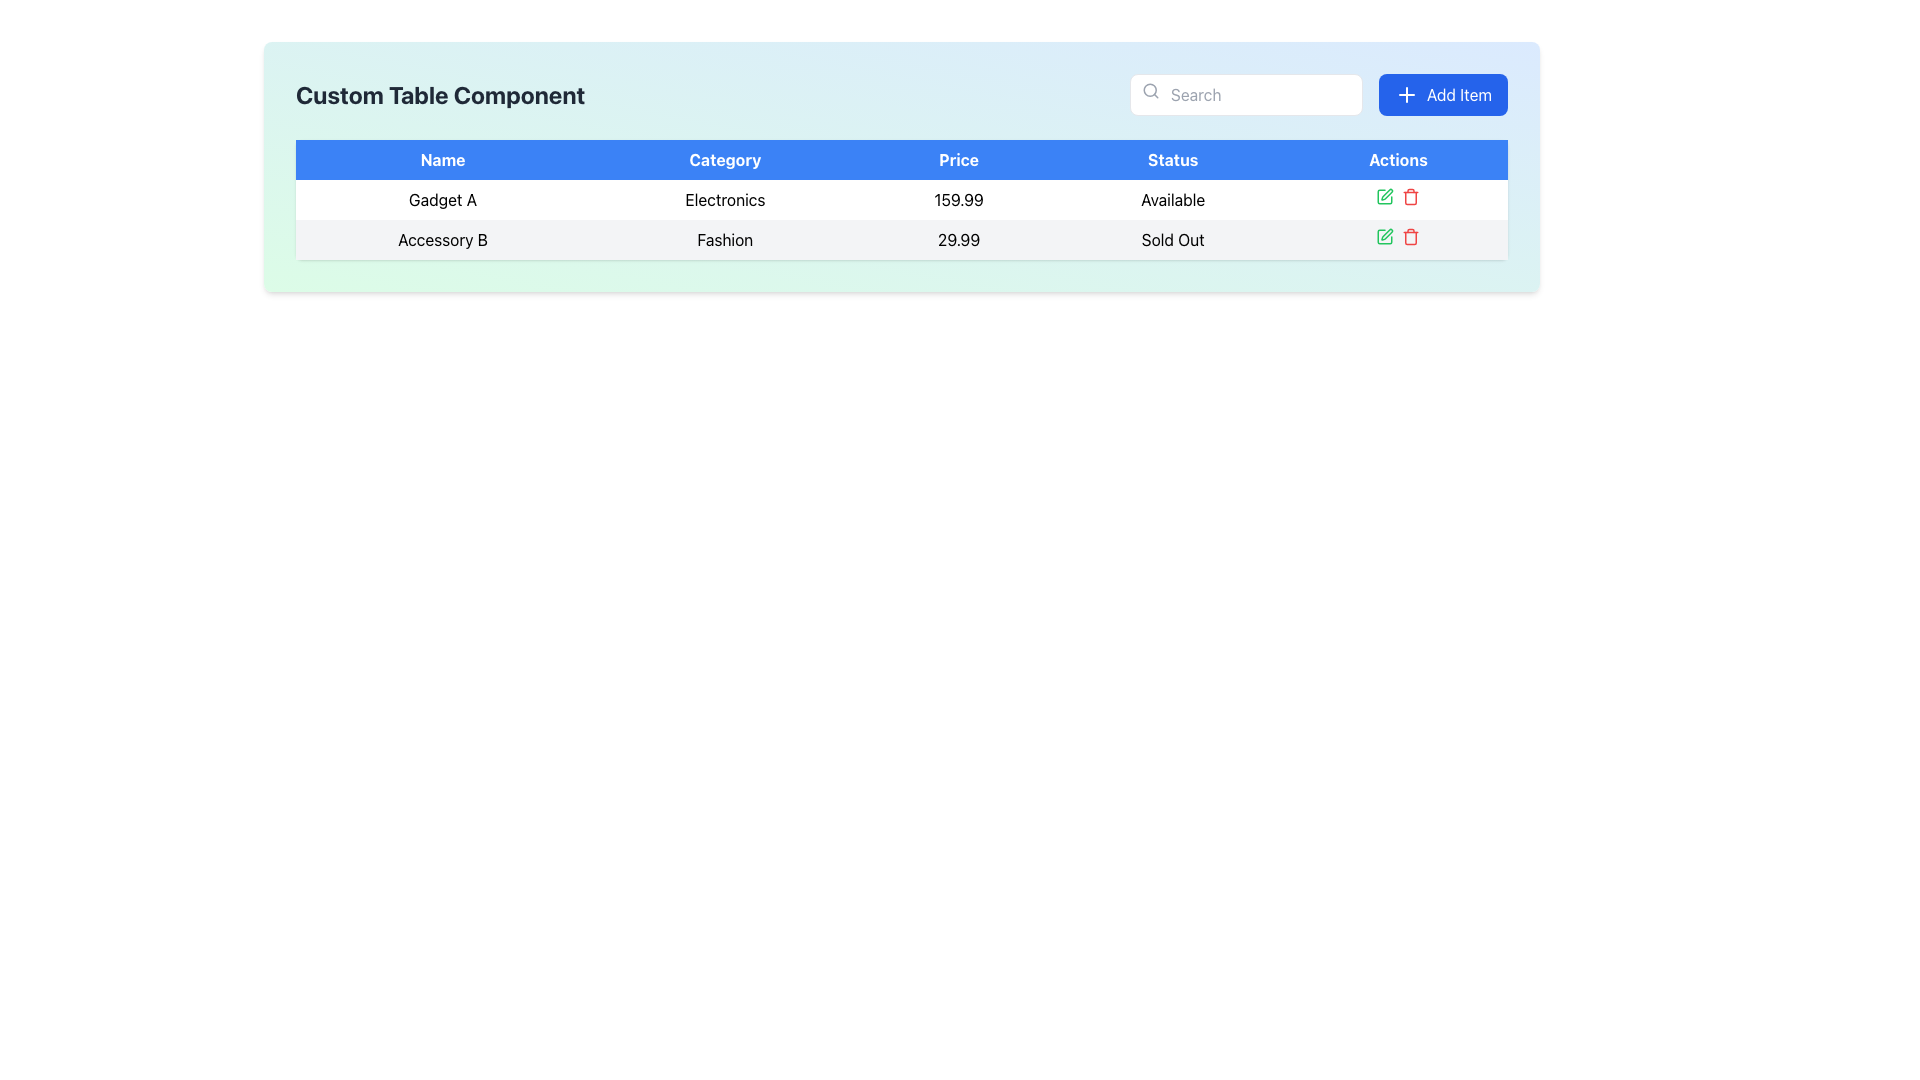 The image size is (1920, 1080). What do you see at coordinates (958, 238) in the screenshot?
I see `the Text Label displaying the price of the item in the 'Fashion' category located in the 'Price' column of the table` at bounding box center [958, 238].